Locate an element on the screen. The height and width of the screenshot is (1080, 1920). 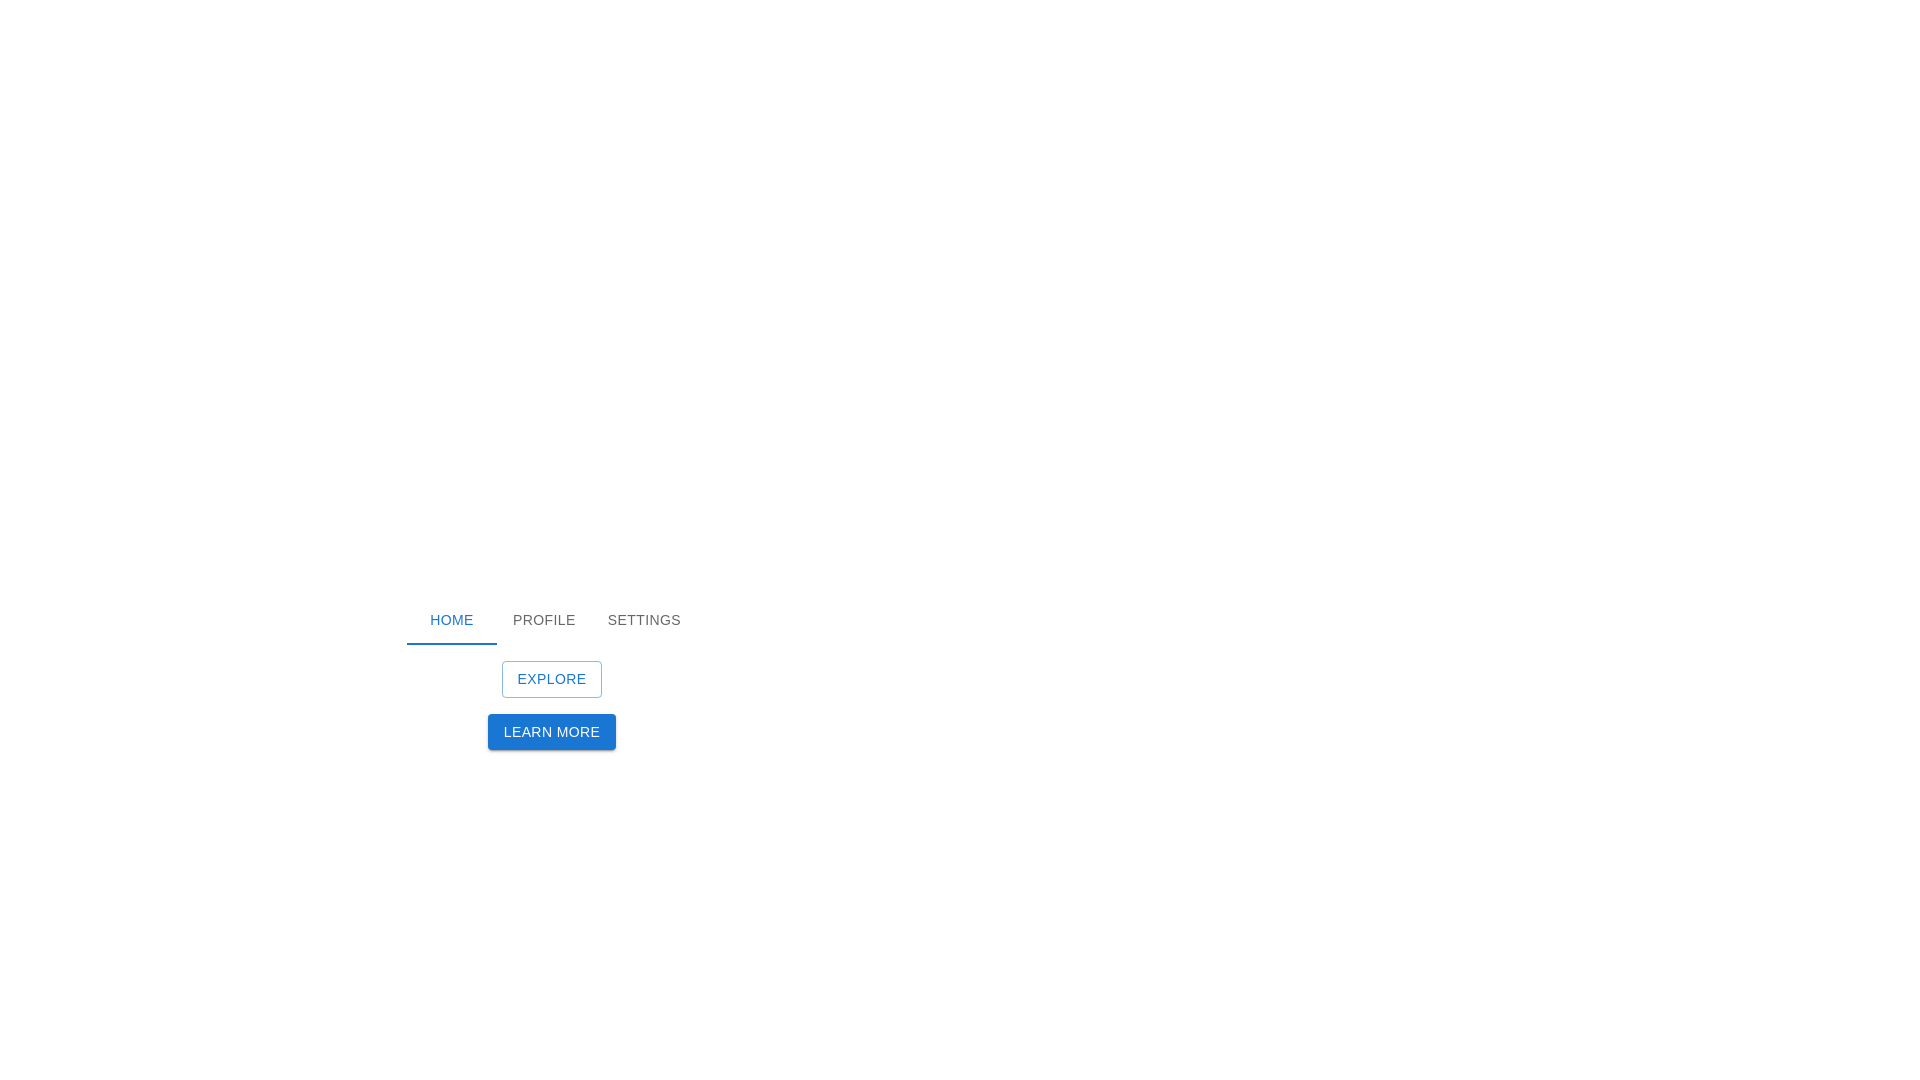
the 'Explore' button, which is a rectangular button with a white background and blue text, located below the tab bar and above the 'Learn More' button is located at coordinates (552, 672).